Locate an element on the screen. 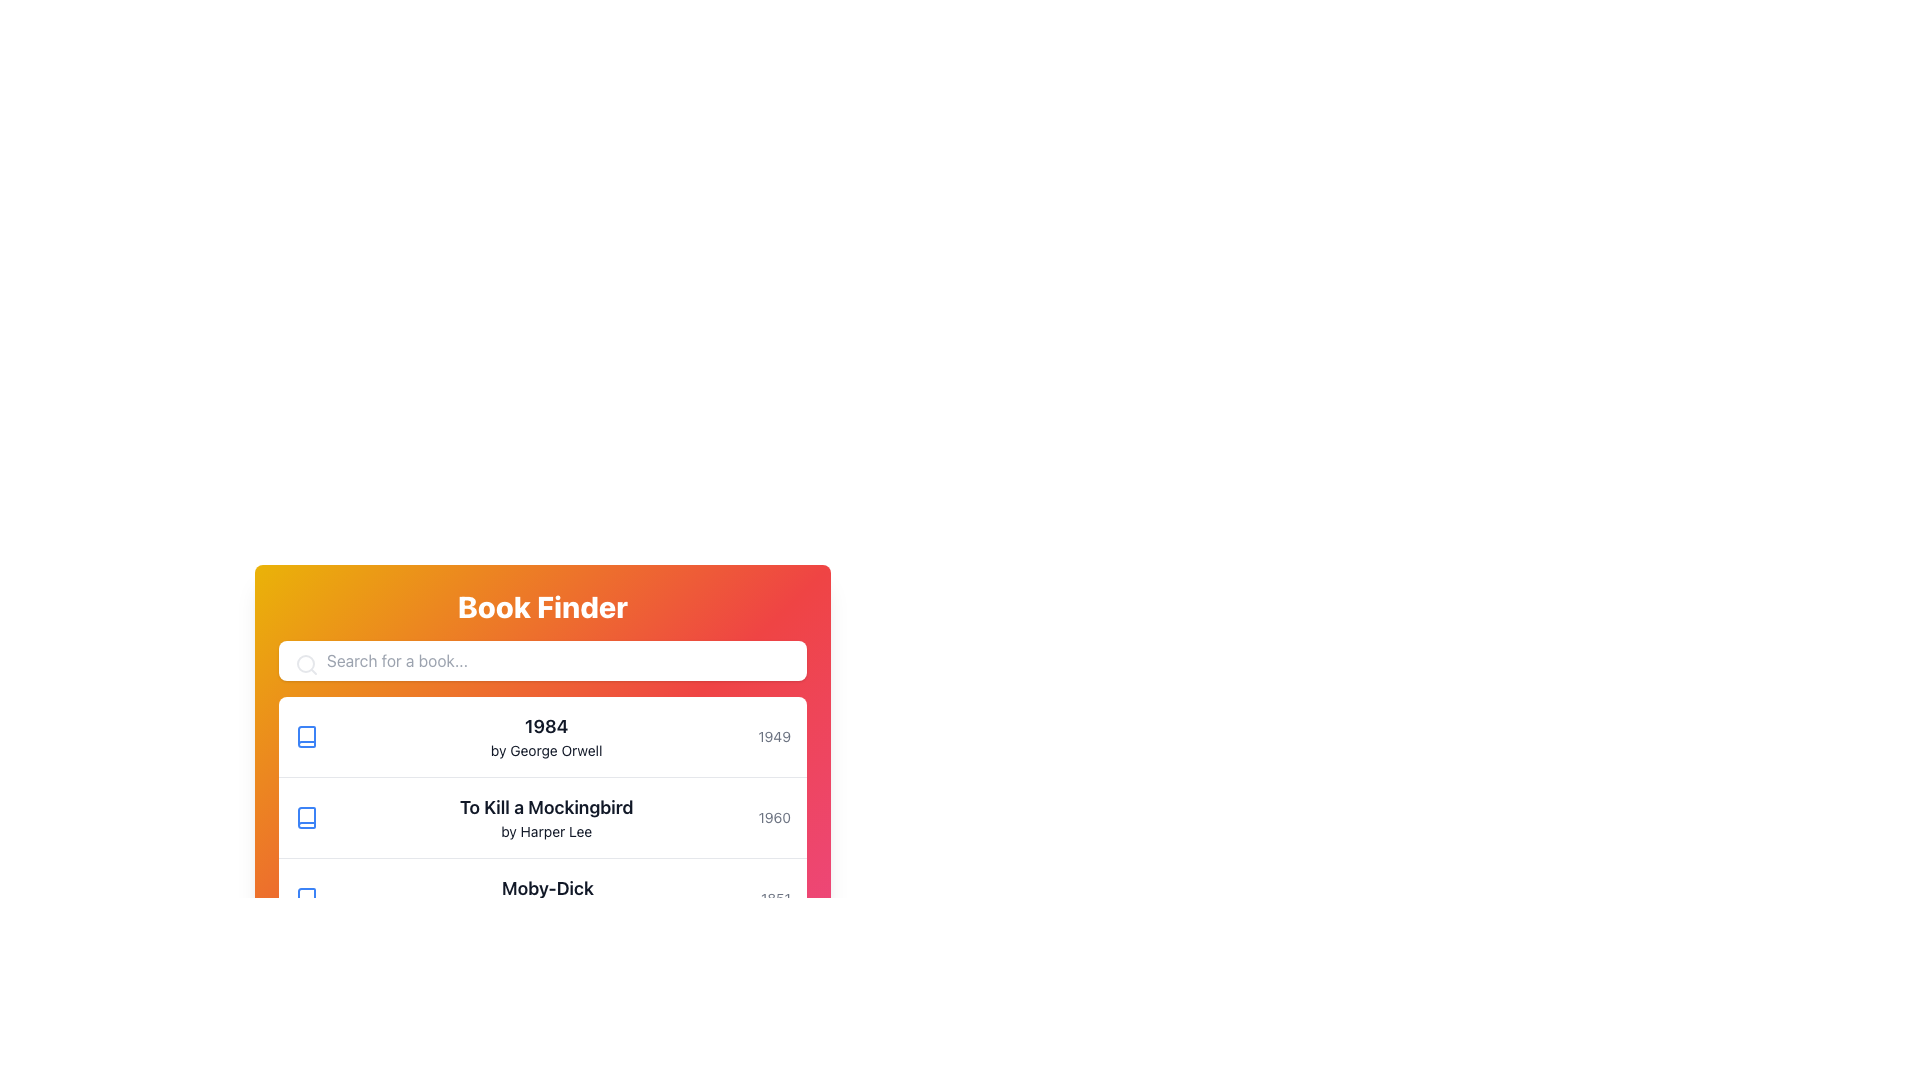 The height and width of the screenshot is (1080, 1920). the book icon associated with 'To Kill a Mockingbird' by 'Harper Lee' is located at coordinates (306, 817).